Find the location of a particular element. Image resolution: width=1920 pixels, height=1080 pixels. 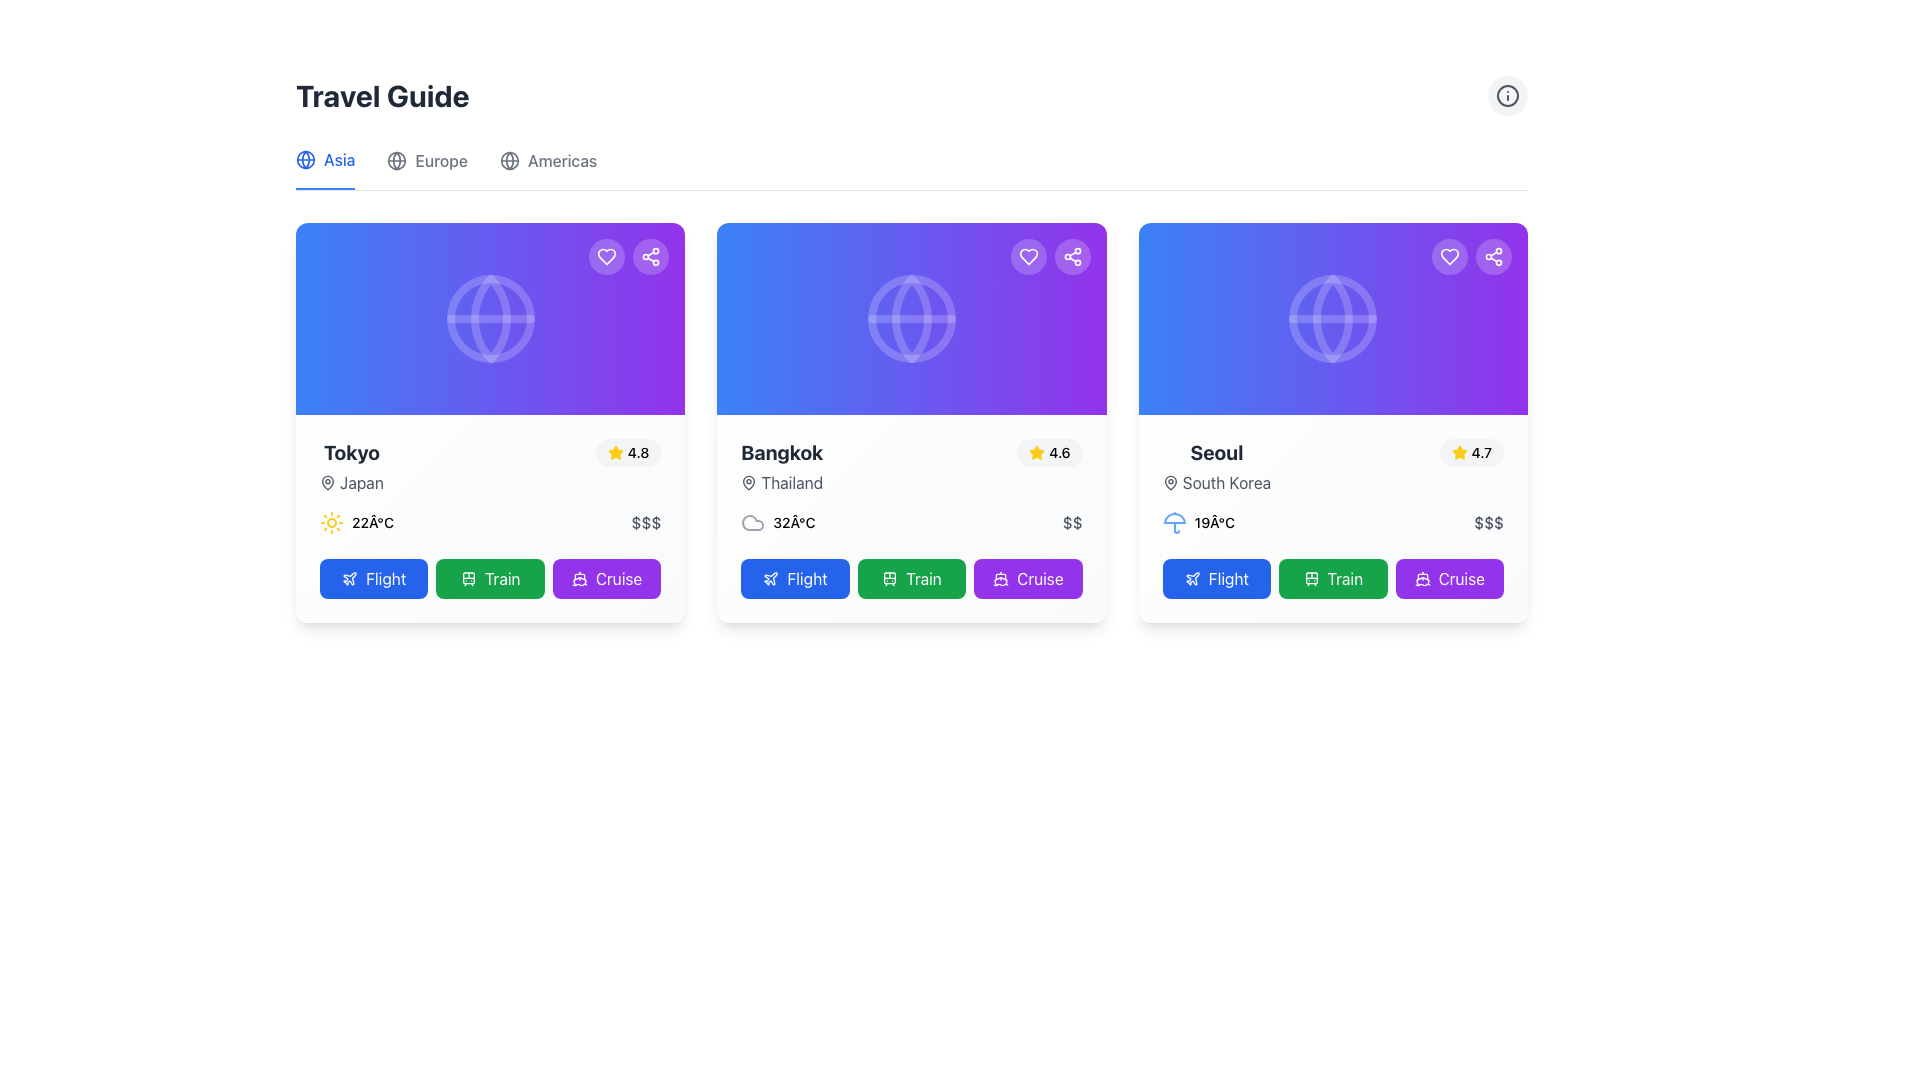

the heart icon with a white outline located in the upper-right corner of the purple card for Seoul to mark the item as a favorite is located at coordinates (1449, 256).